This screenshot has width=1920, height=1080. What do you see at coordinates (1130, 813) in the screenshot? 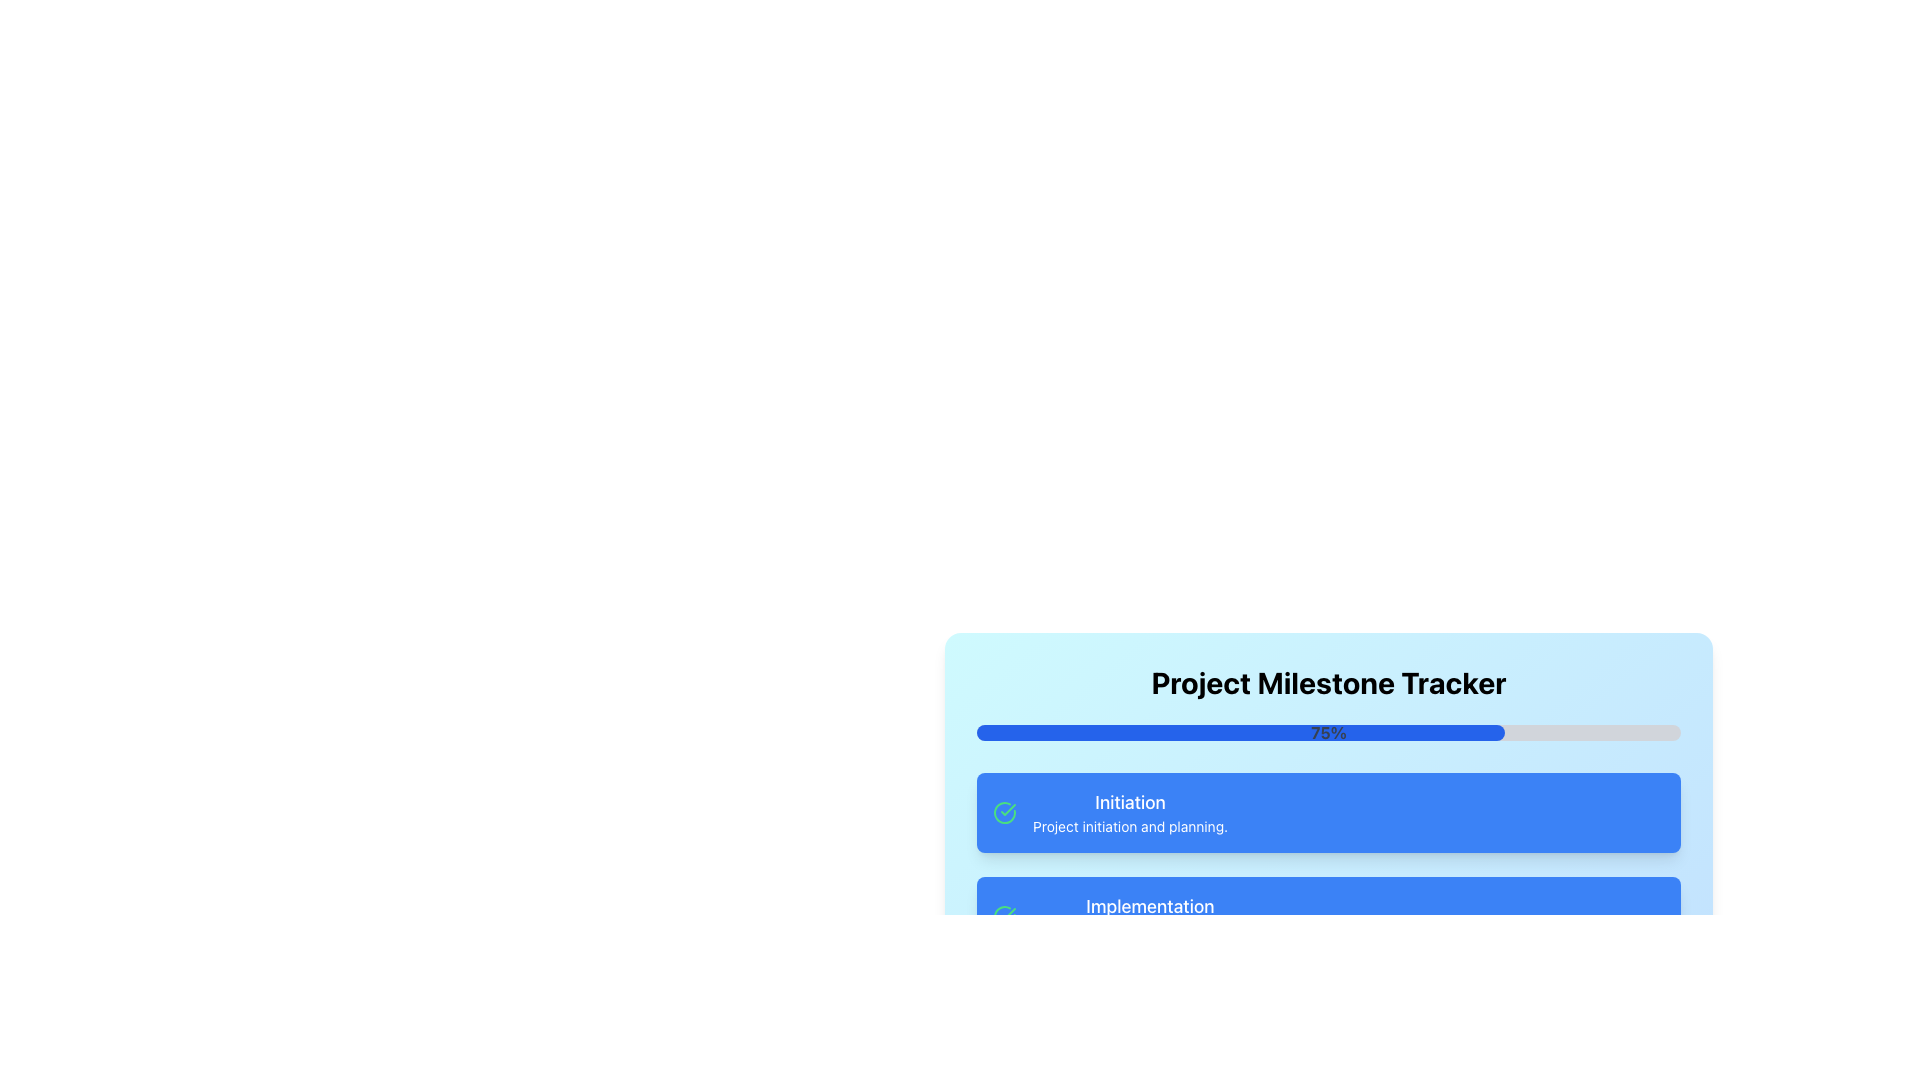
I see `text displayed in the Text Block that shows the title 'Initiation' and the subtitle 'Project initiation and planning.'` at bounding box center [1130, 813].